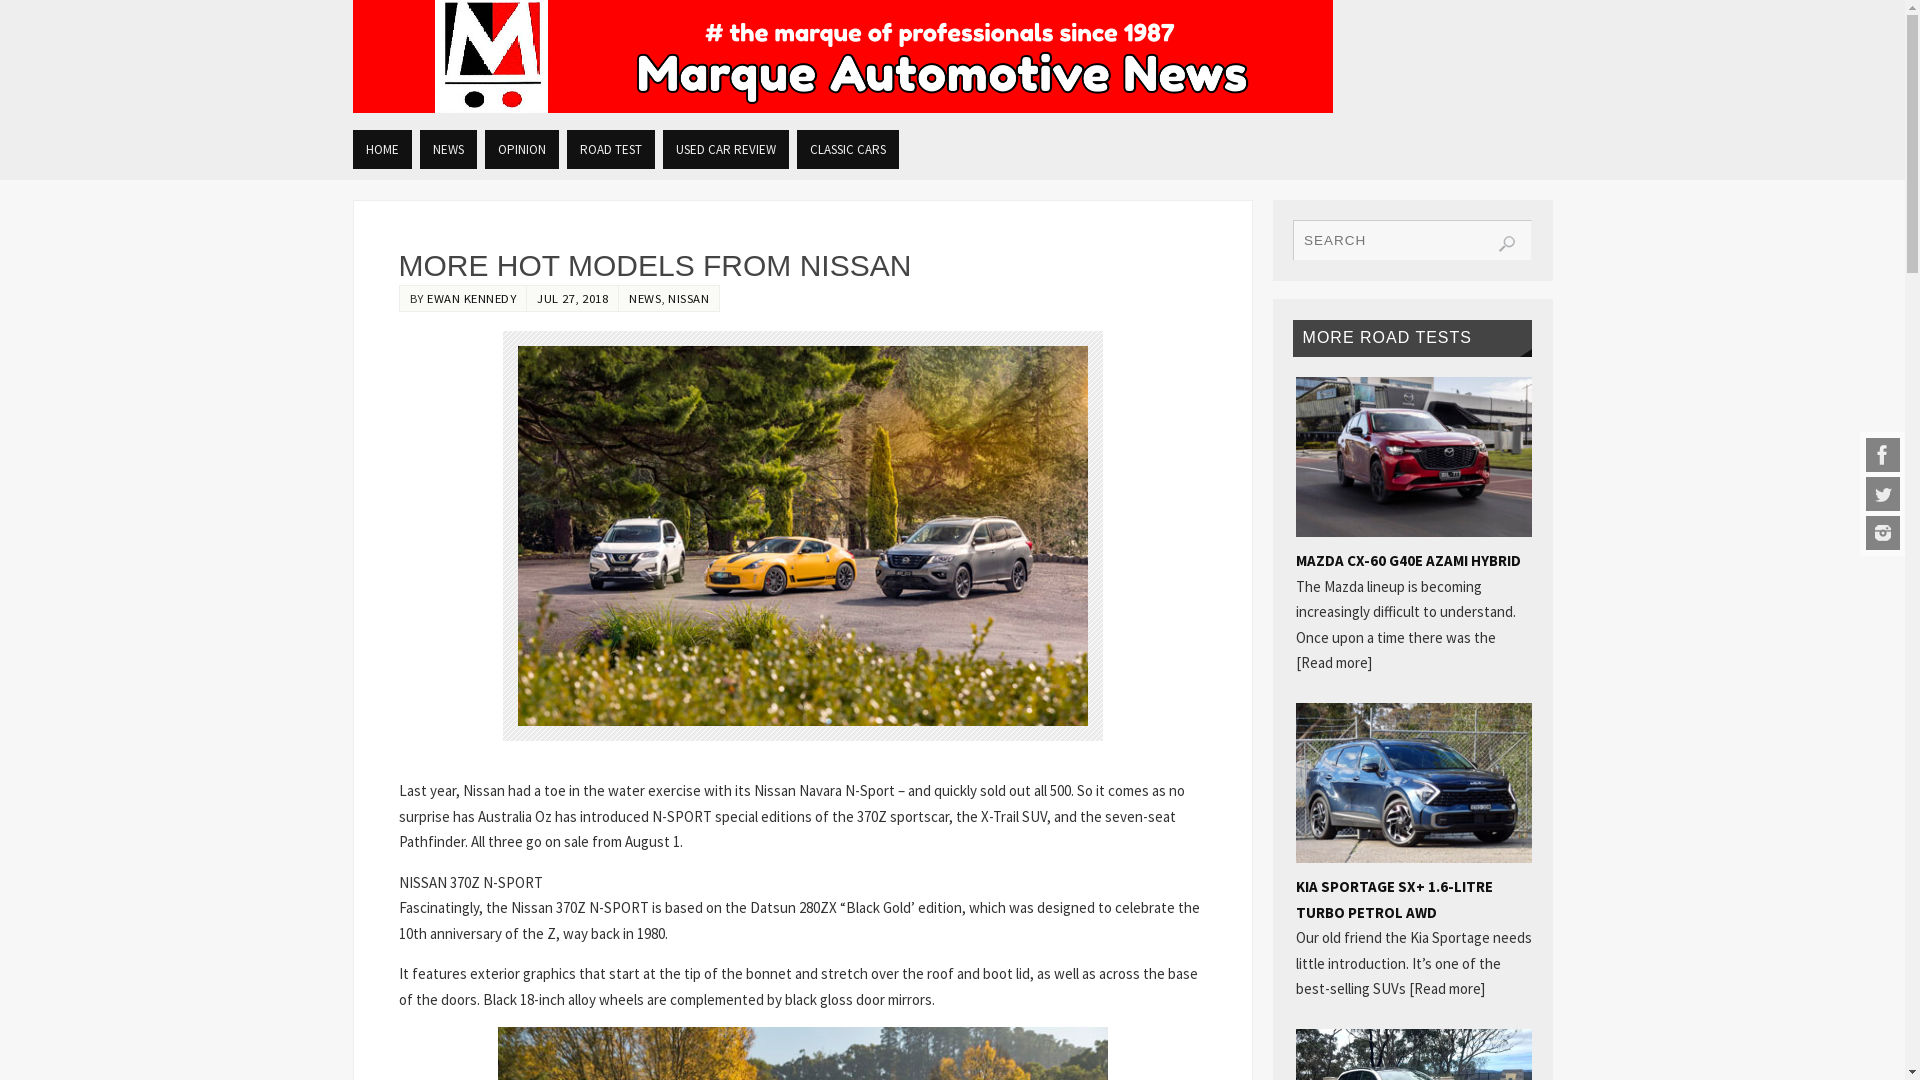 This screenshot has width=1920, height=1080. Describe the element at coordinates (1407, 560) in the screenshot. I see `'MAZDA CX-60 G40E AZAMI HYBRID'` at that location.